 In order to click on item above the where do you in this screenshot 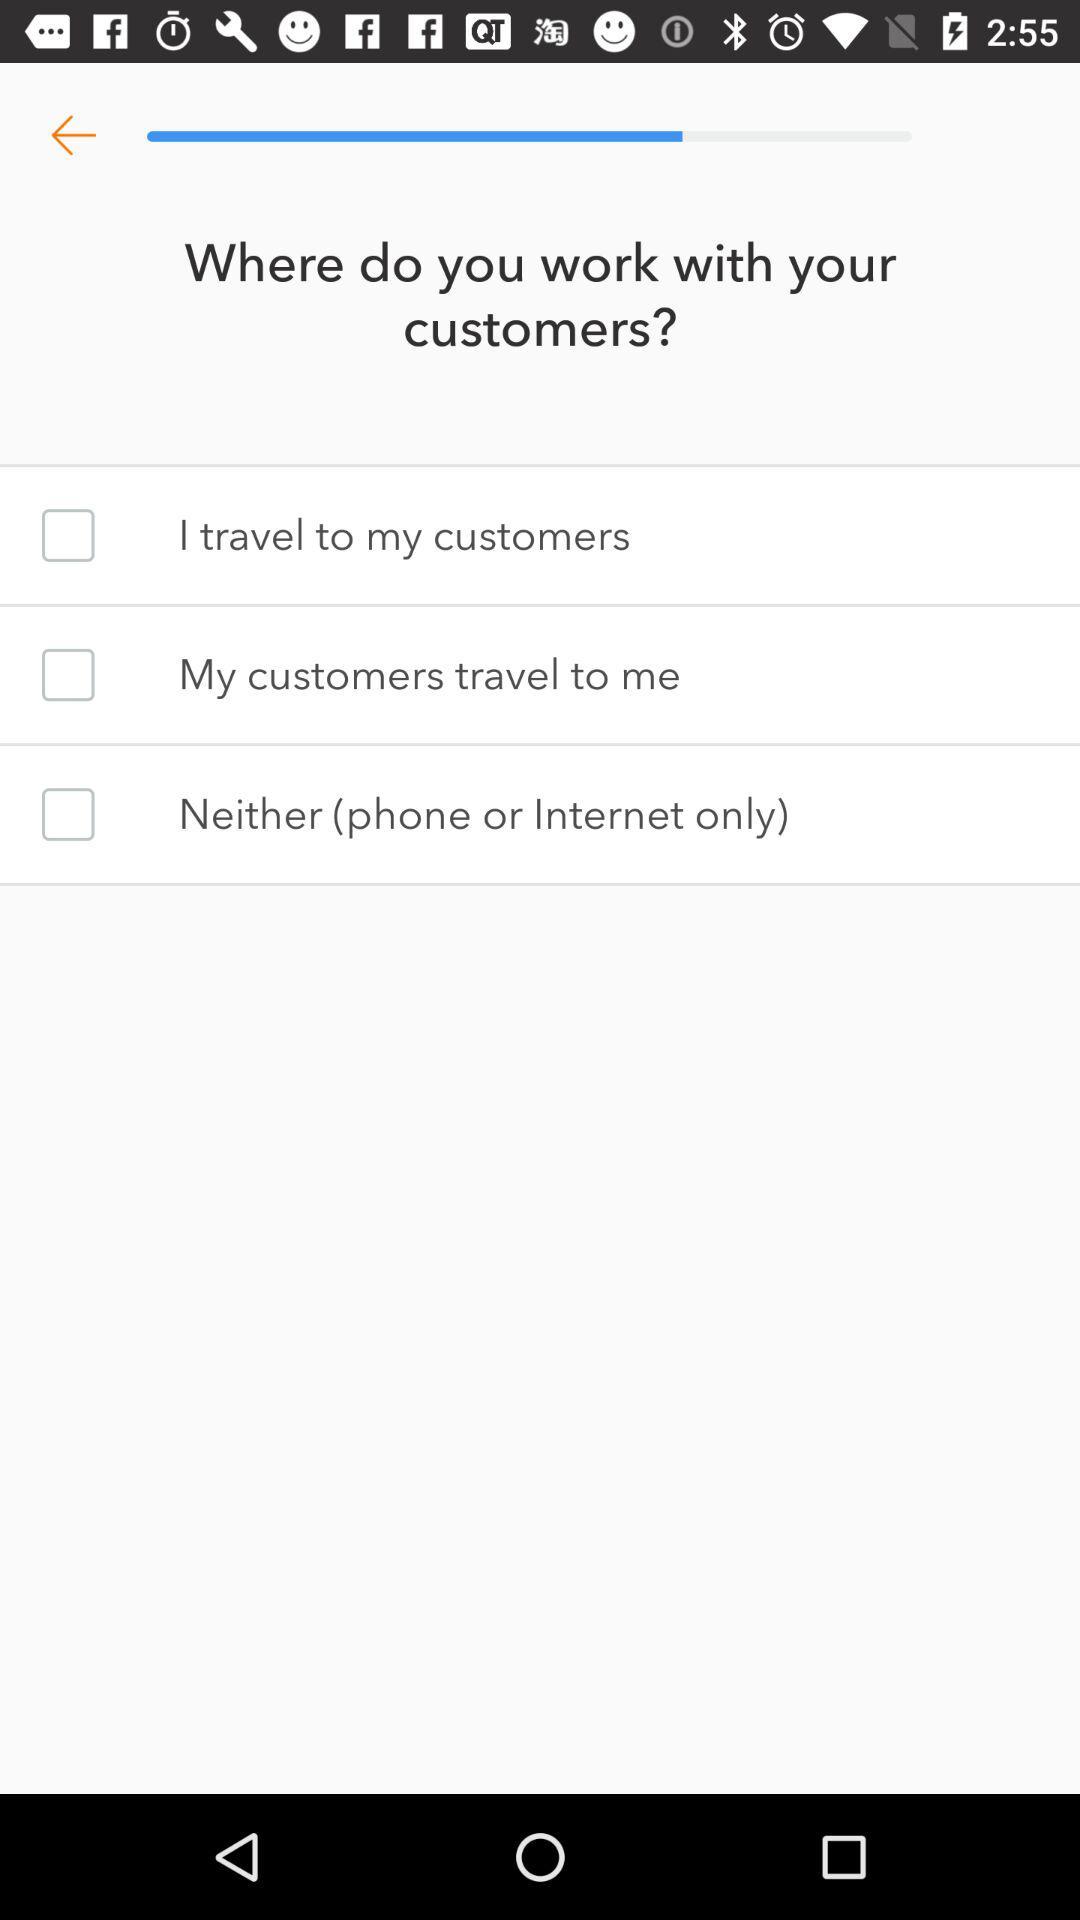, I will do `click(72, 135)`.